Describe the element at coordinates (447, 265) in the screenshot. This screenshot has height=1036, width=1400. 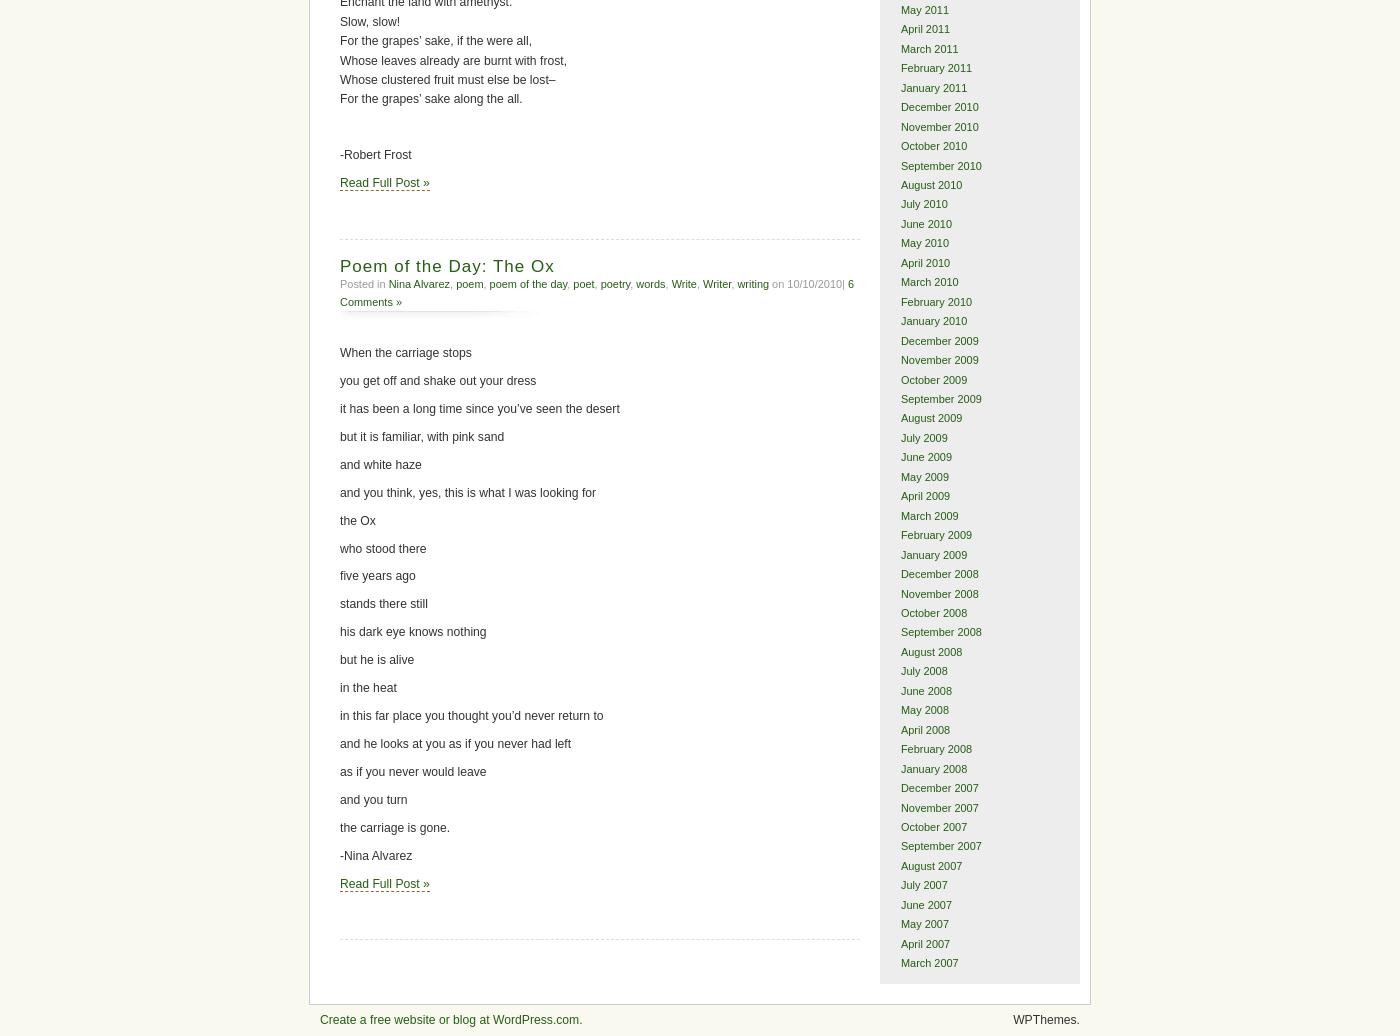
I see `'Poem of the Day: The Ox'` at that location.